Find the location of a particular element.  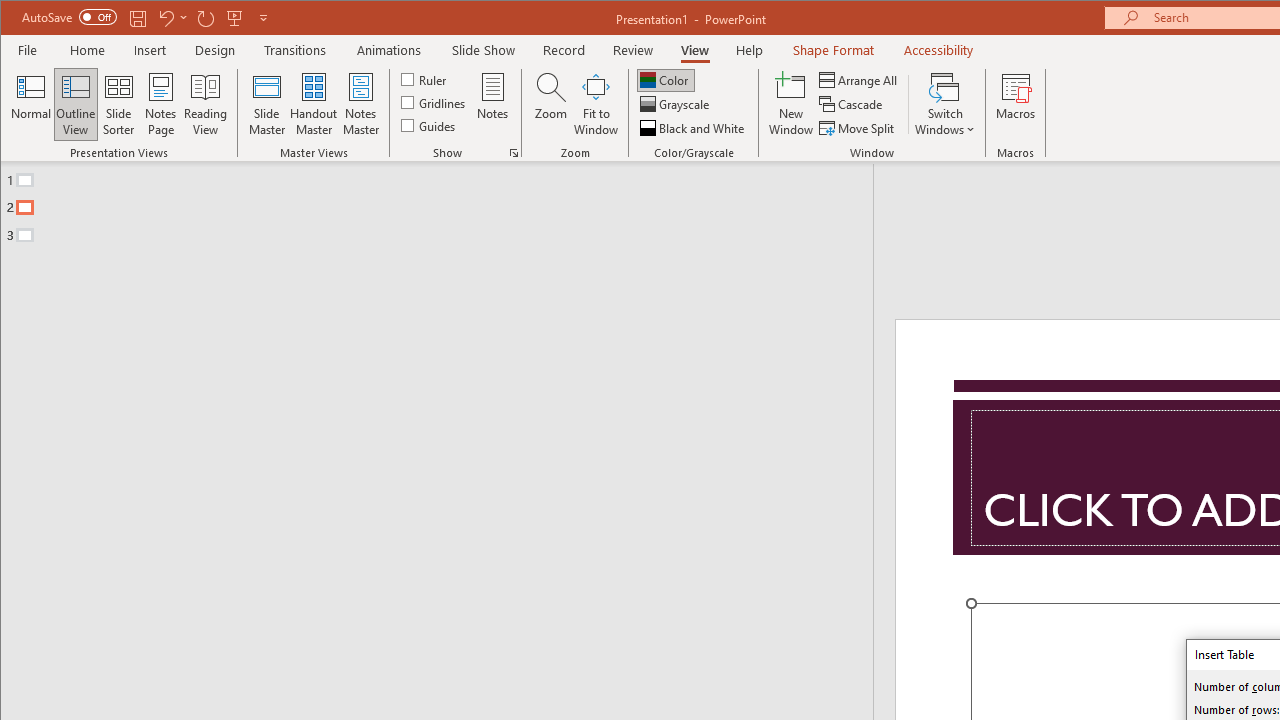

'Outline View' is located at coordinates (76, 104).